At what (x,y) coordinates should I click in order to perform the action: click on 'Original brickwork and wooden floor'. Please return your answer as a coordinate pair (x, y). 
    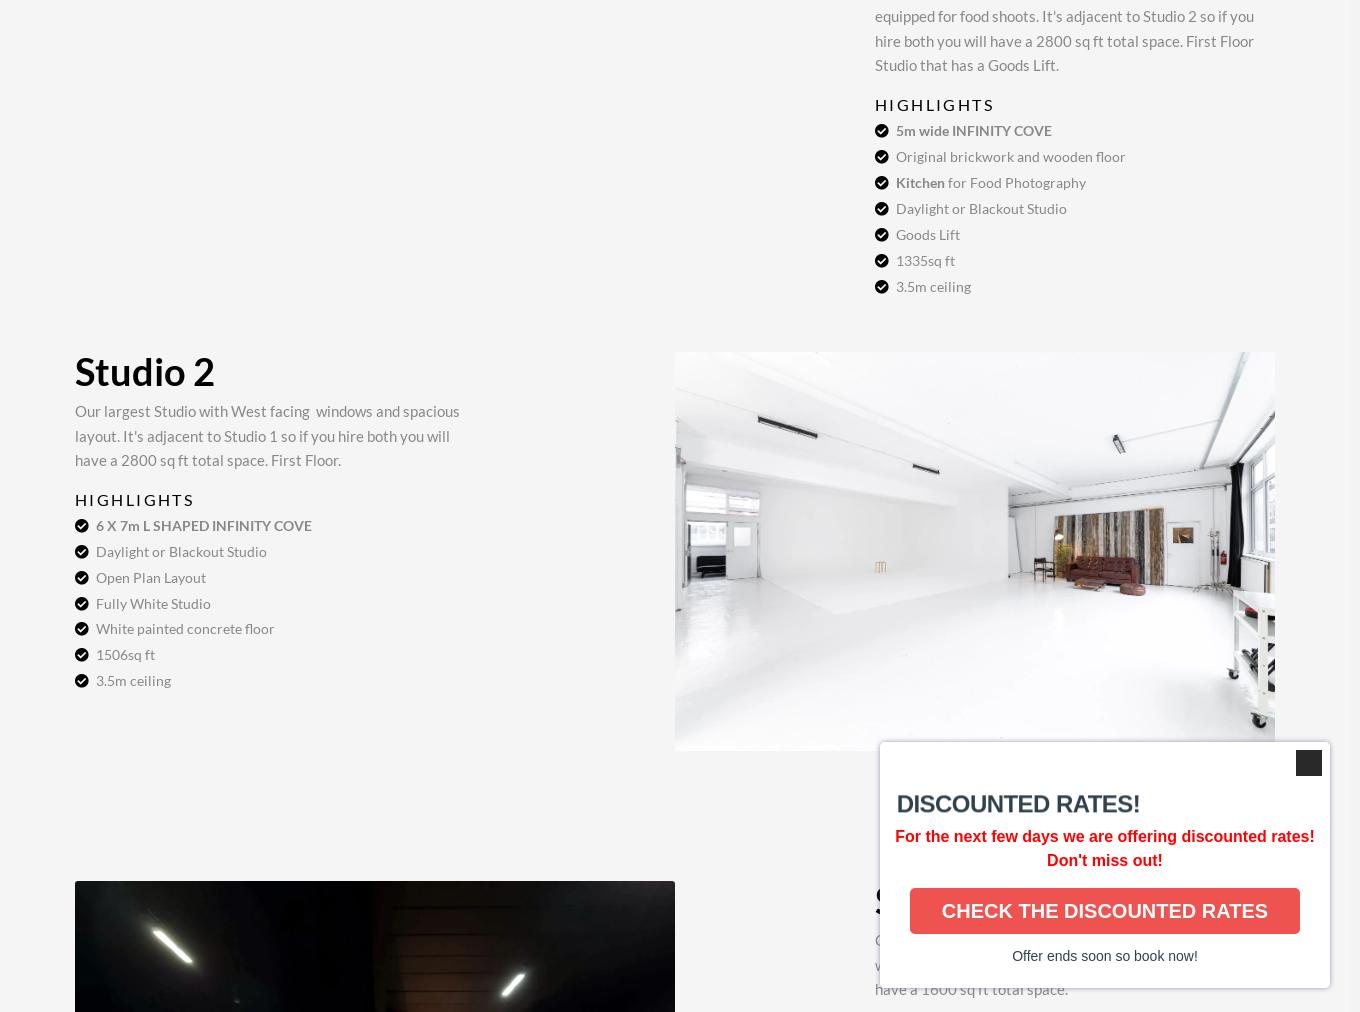
    Looking at the image, I should click on (1010, 156).